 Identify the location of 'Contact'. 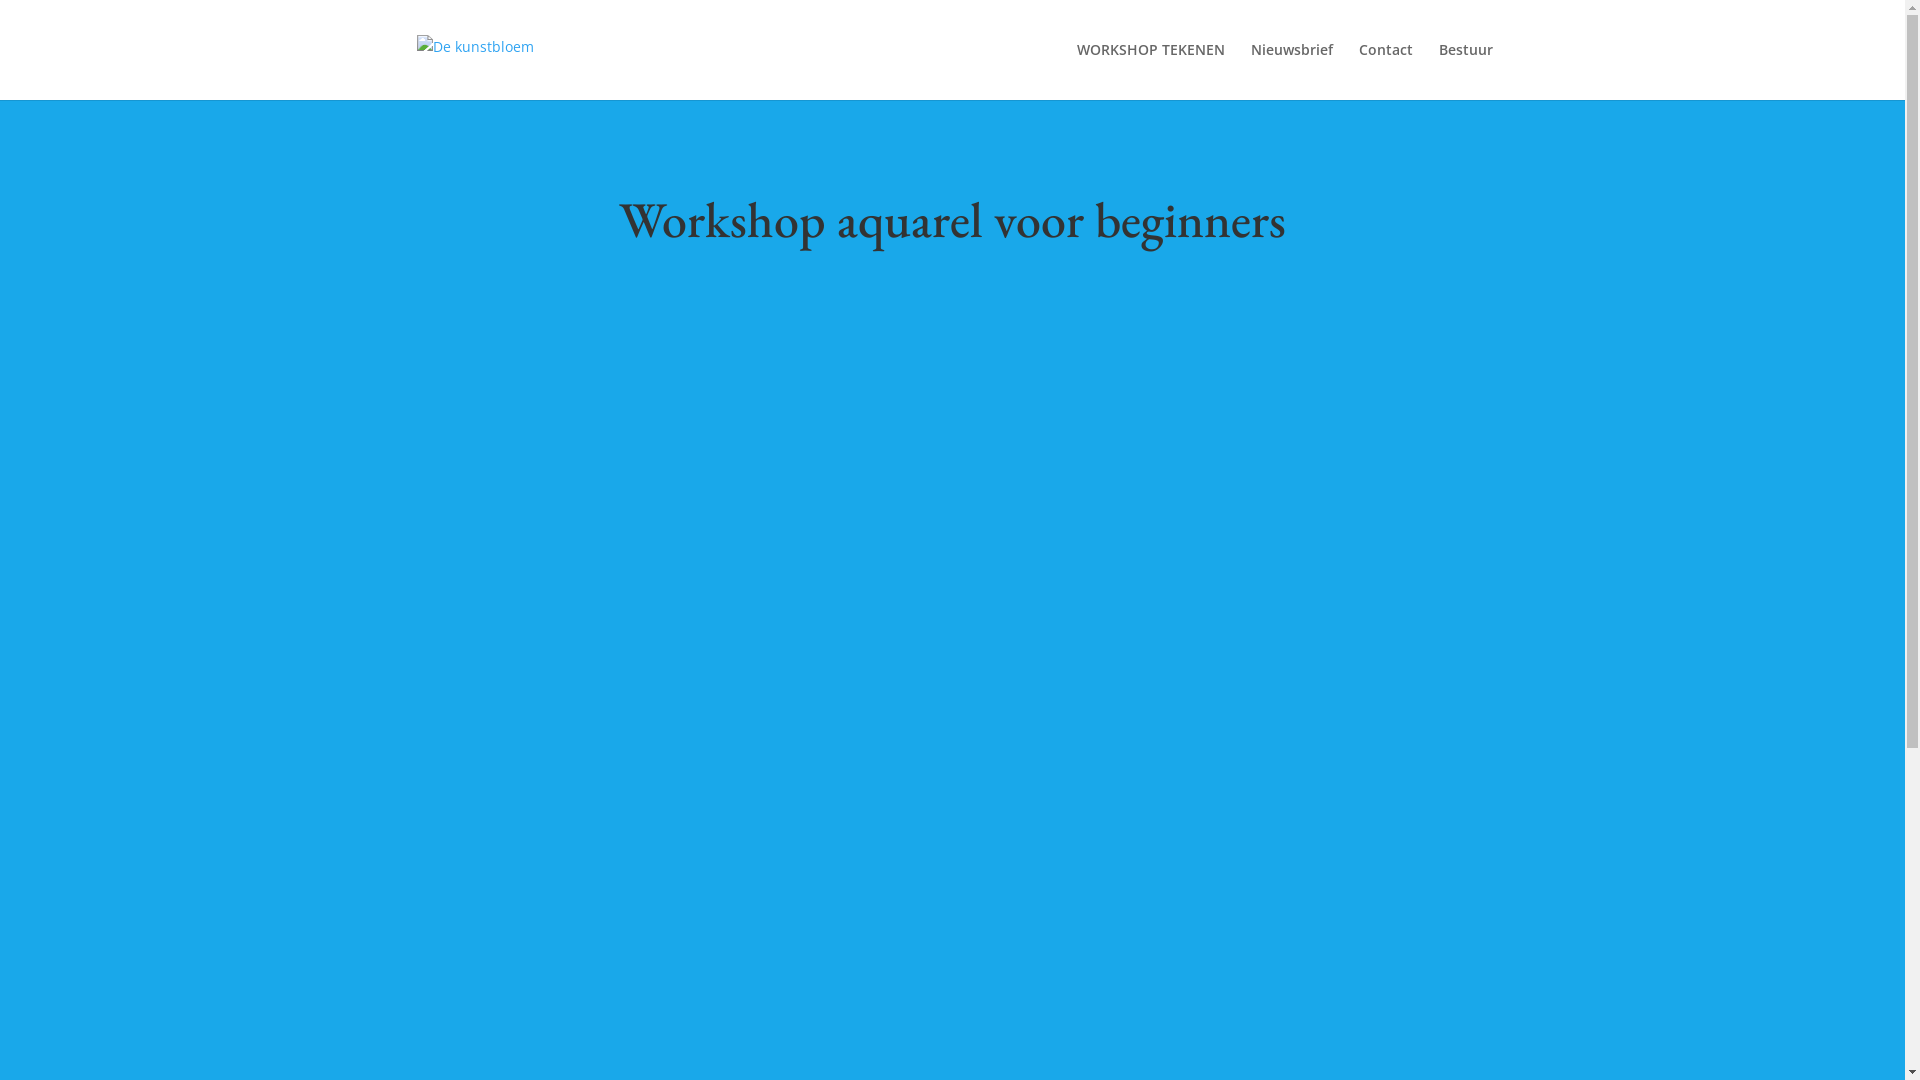
(1384, 70).